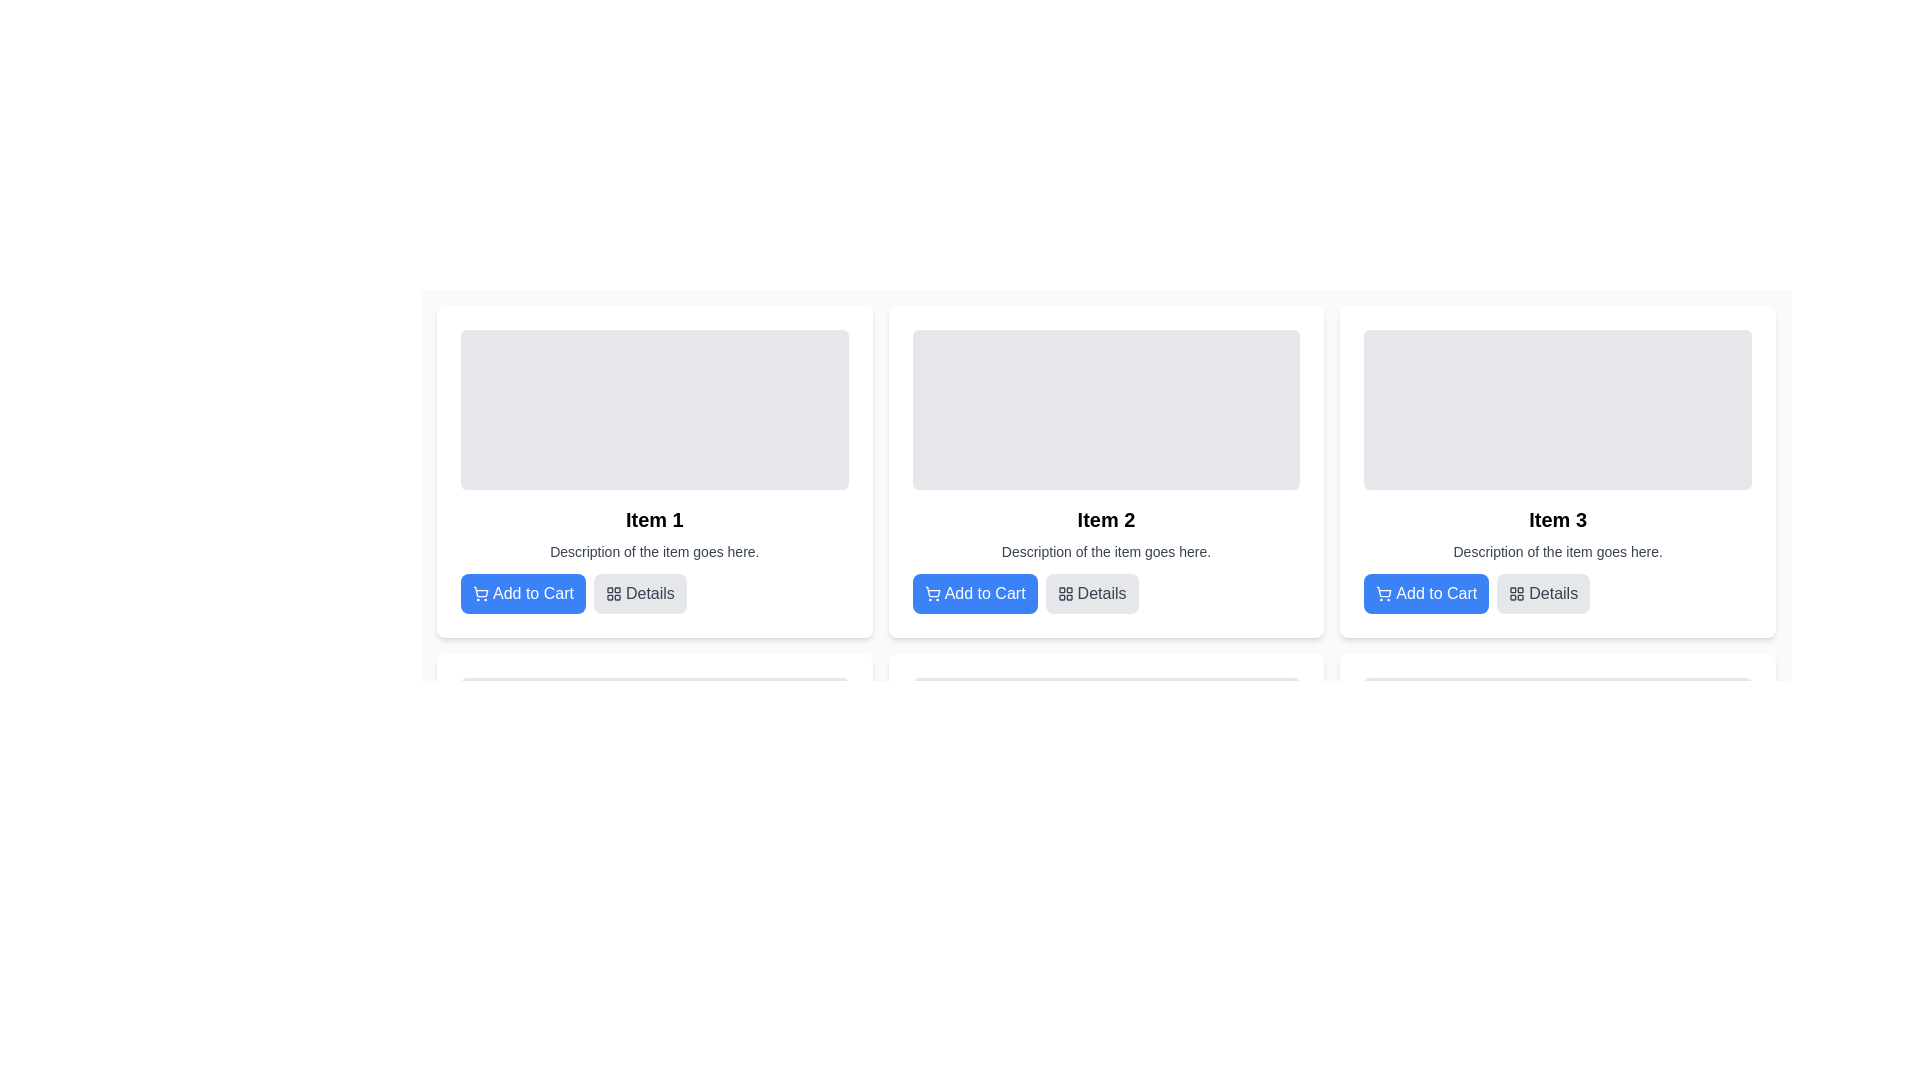 The height and width of the screenshot is (1080, 1920). I want to click on the grid layout icon located next to the 'Details' text in the button of the third item card, so click(1516, 593).